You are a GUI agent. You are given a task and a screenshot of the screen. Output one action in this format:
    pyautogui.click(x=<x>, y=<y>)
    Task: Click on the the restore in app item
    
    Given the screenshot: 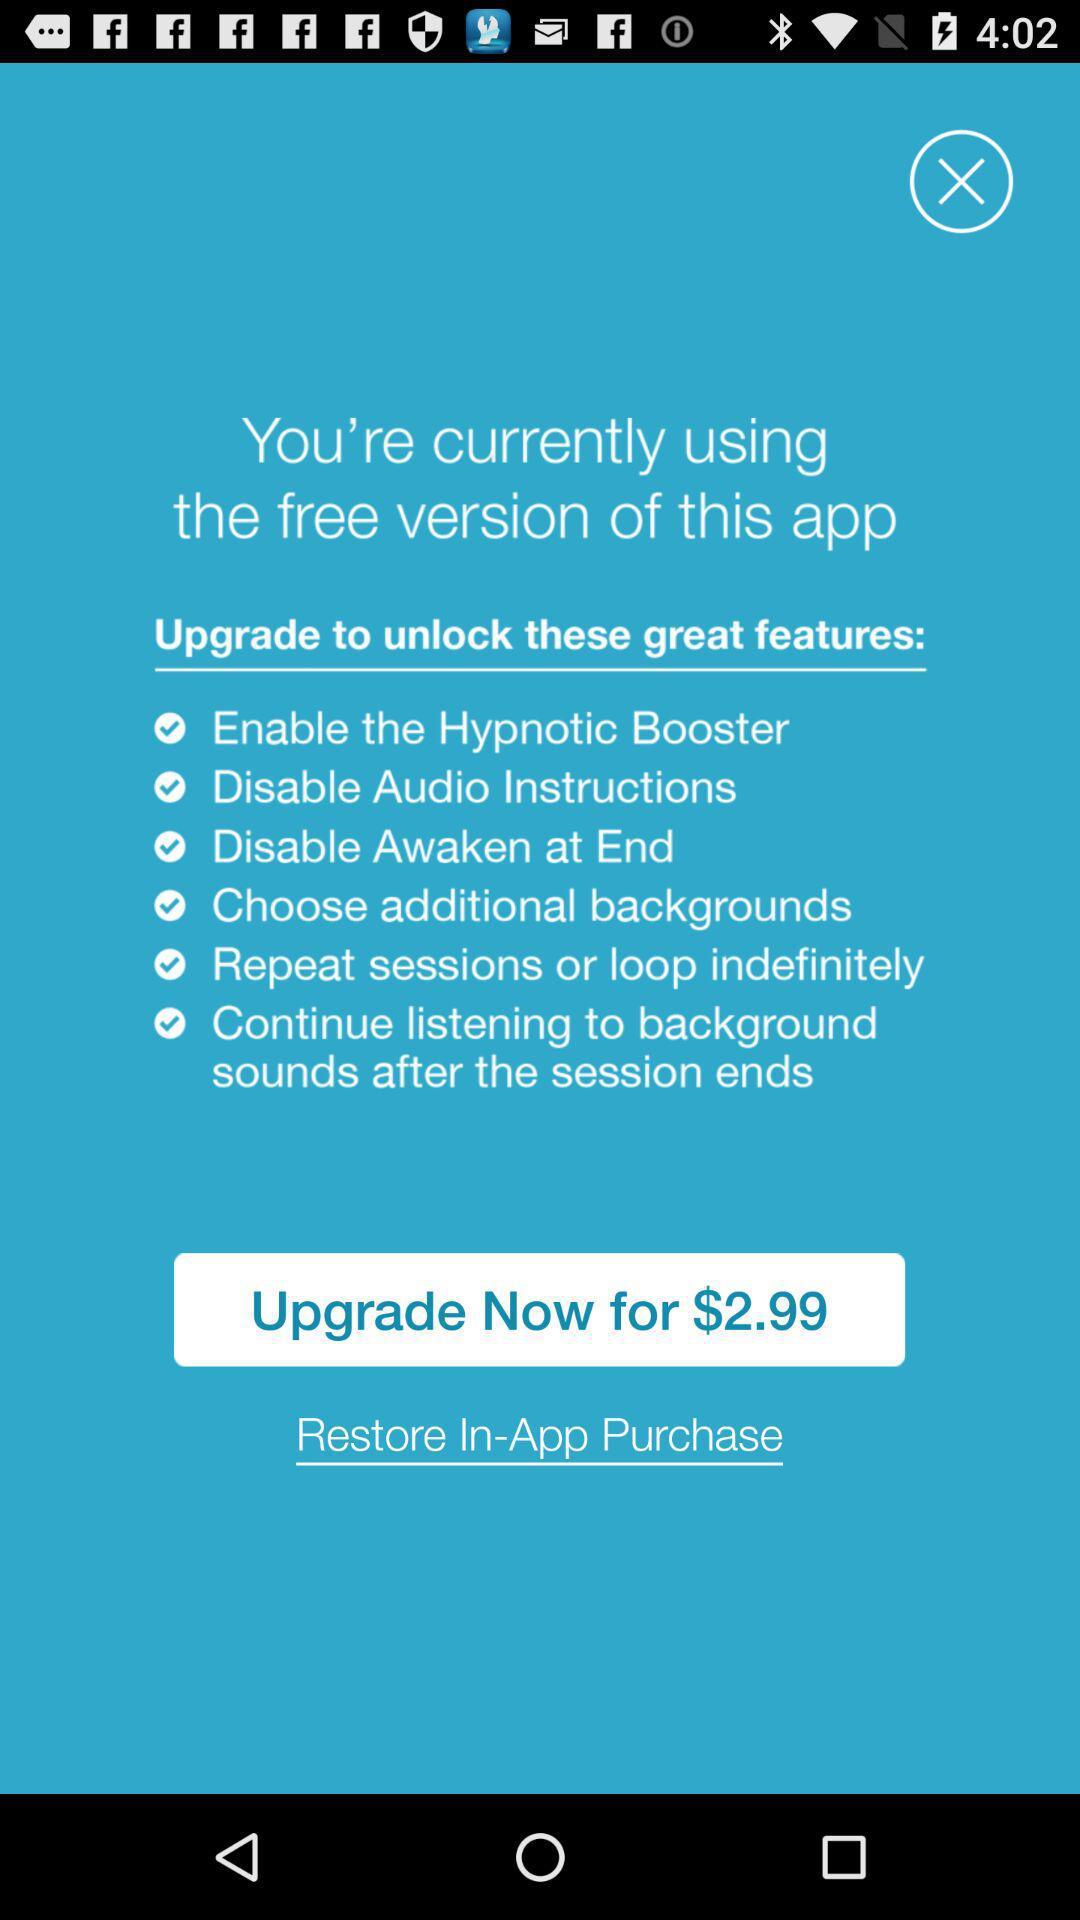 What is the action you would take?
    pyautogui.click(x=538, y=1434)
    